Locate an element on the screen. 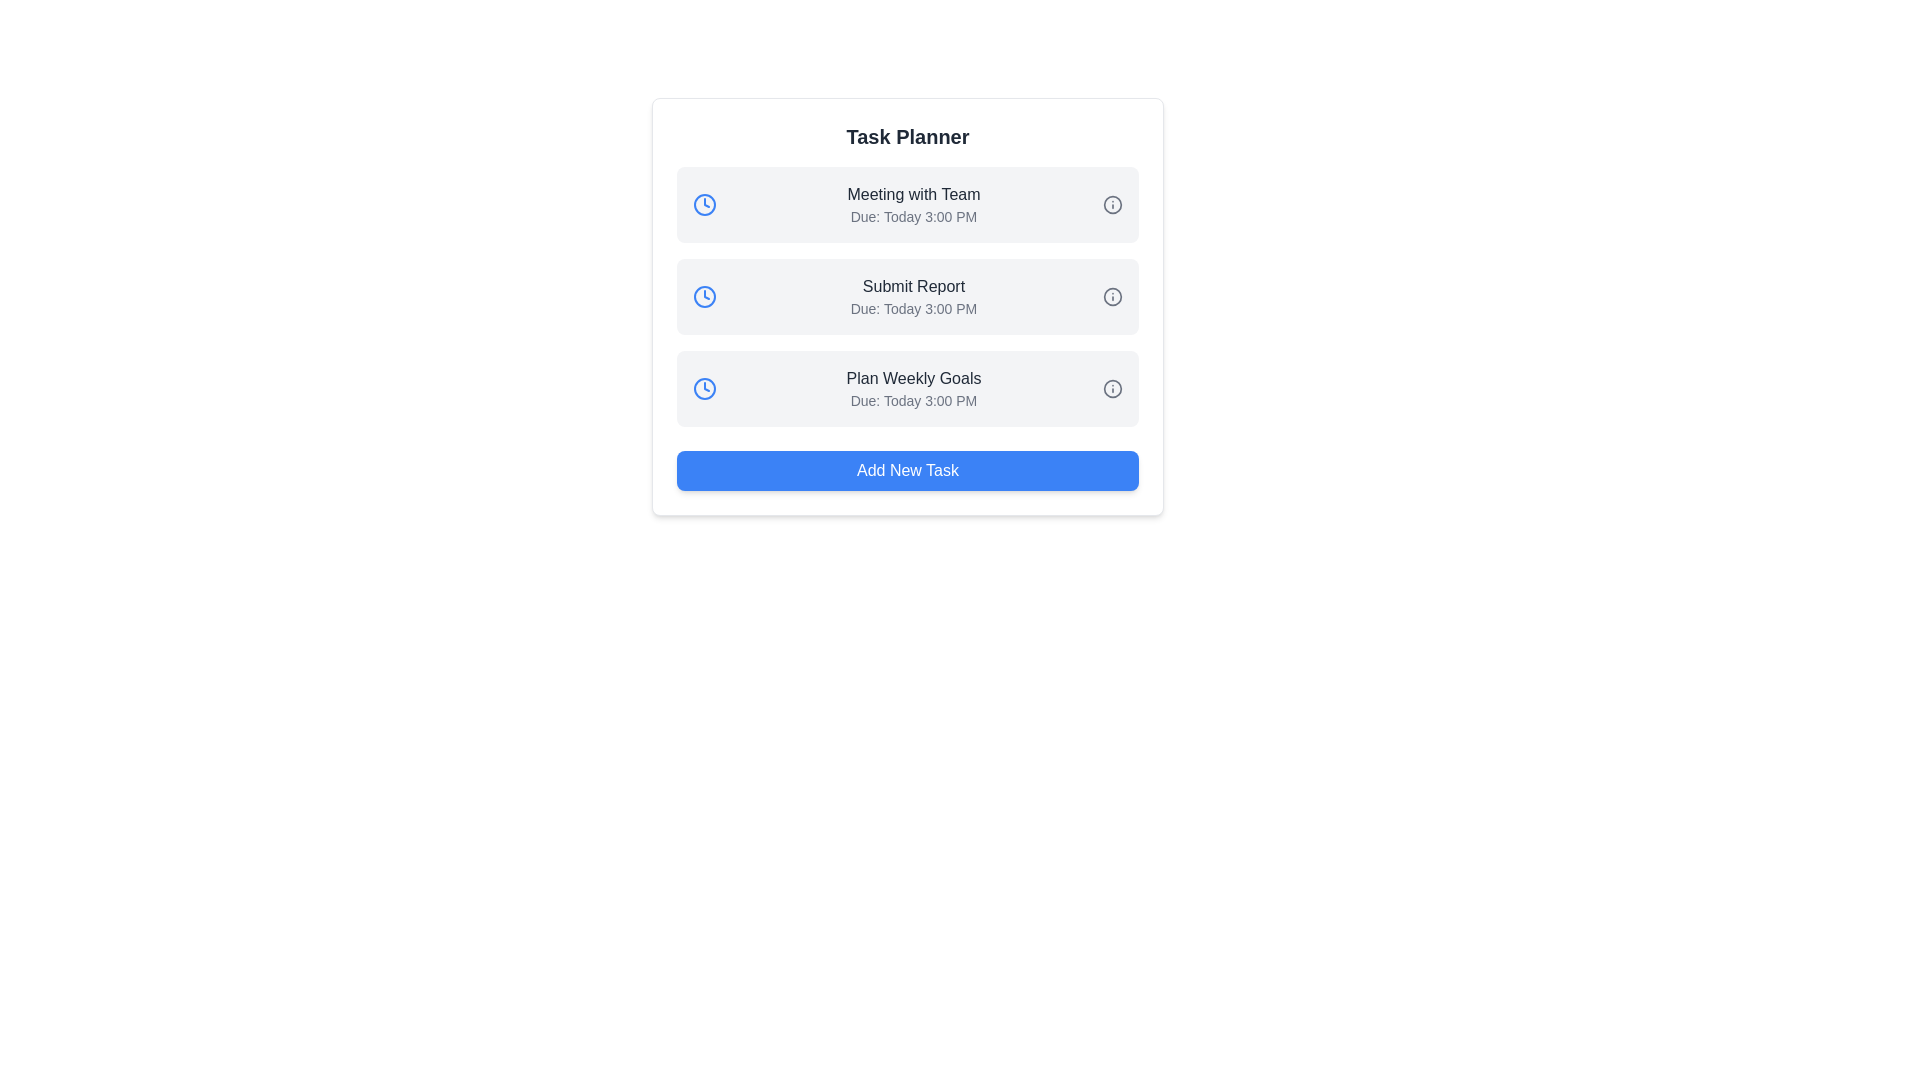 The image size is (1920, 1080). the SVG circle graphic within the interactive icon located to the right of the list item 'Meeting with Team' is located at coordinates (1112, 204).